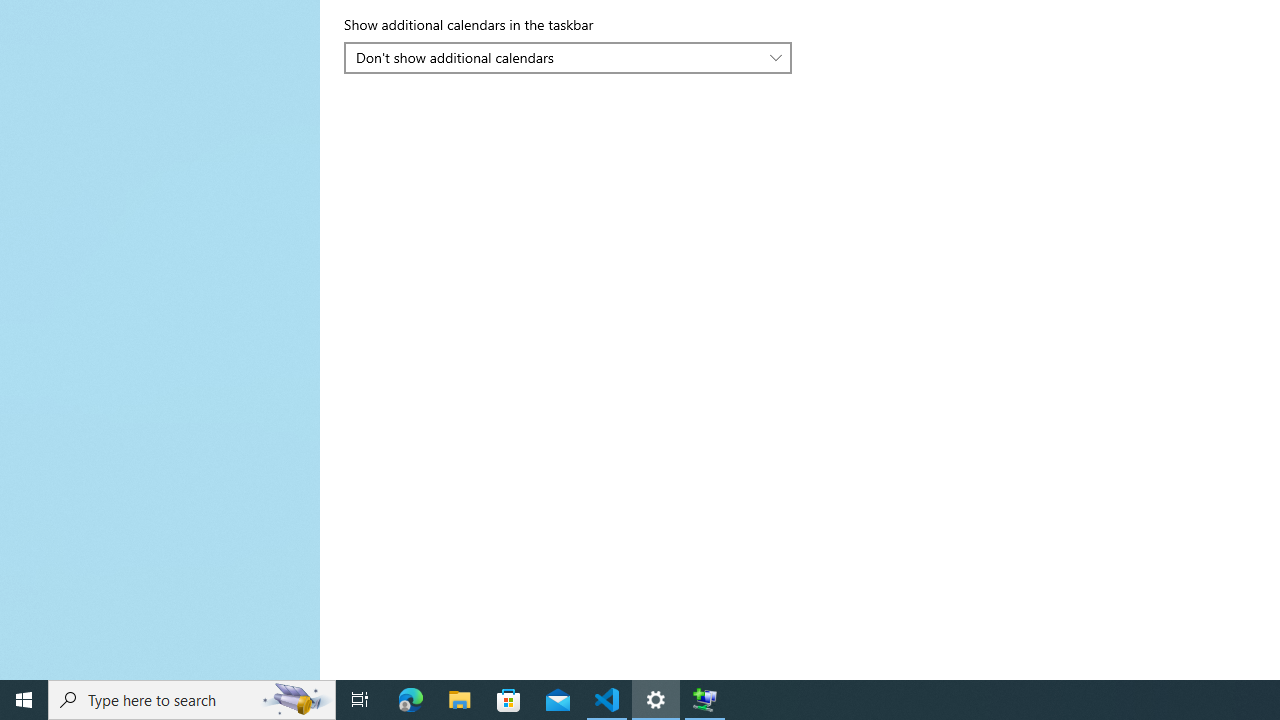  What do you see at coordinates (567, 56) in the screenshot?
I see `'Show additional calendars in the taskbar'` at bounding box center [567, 56].